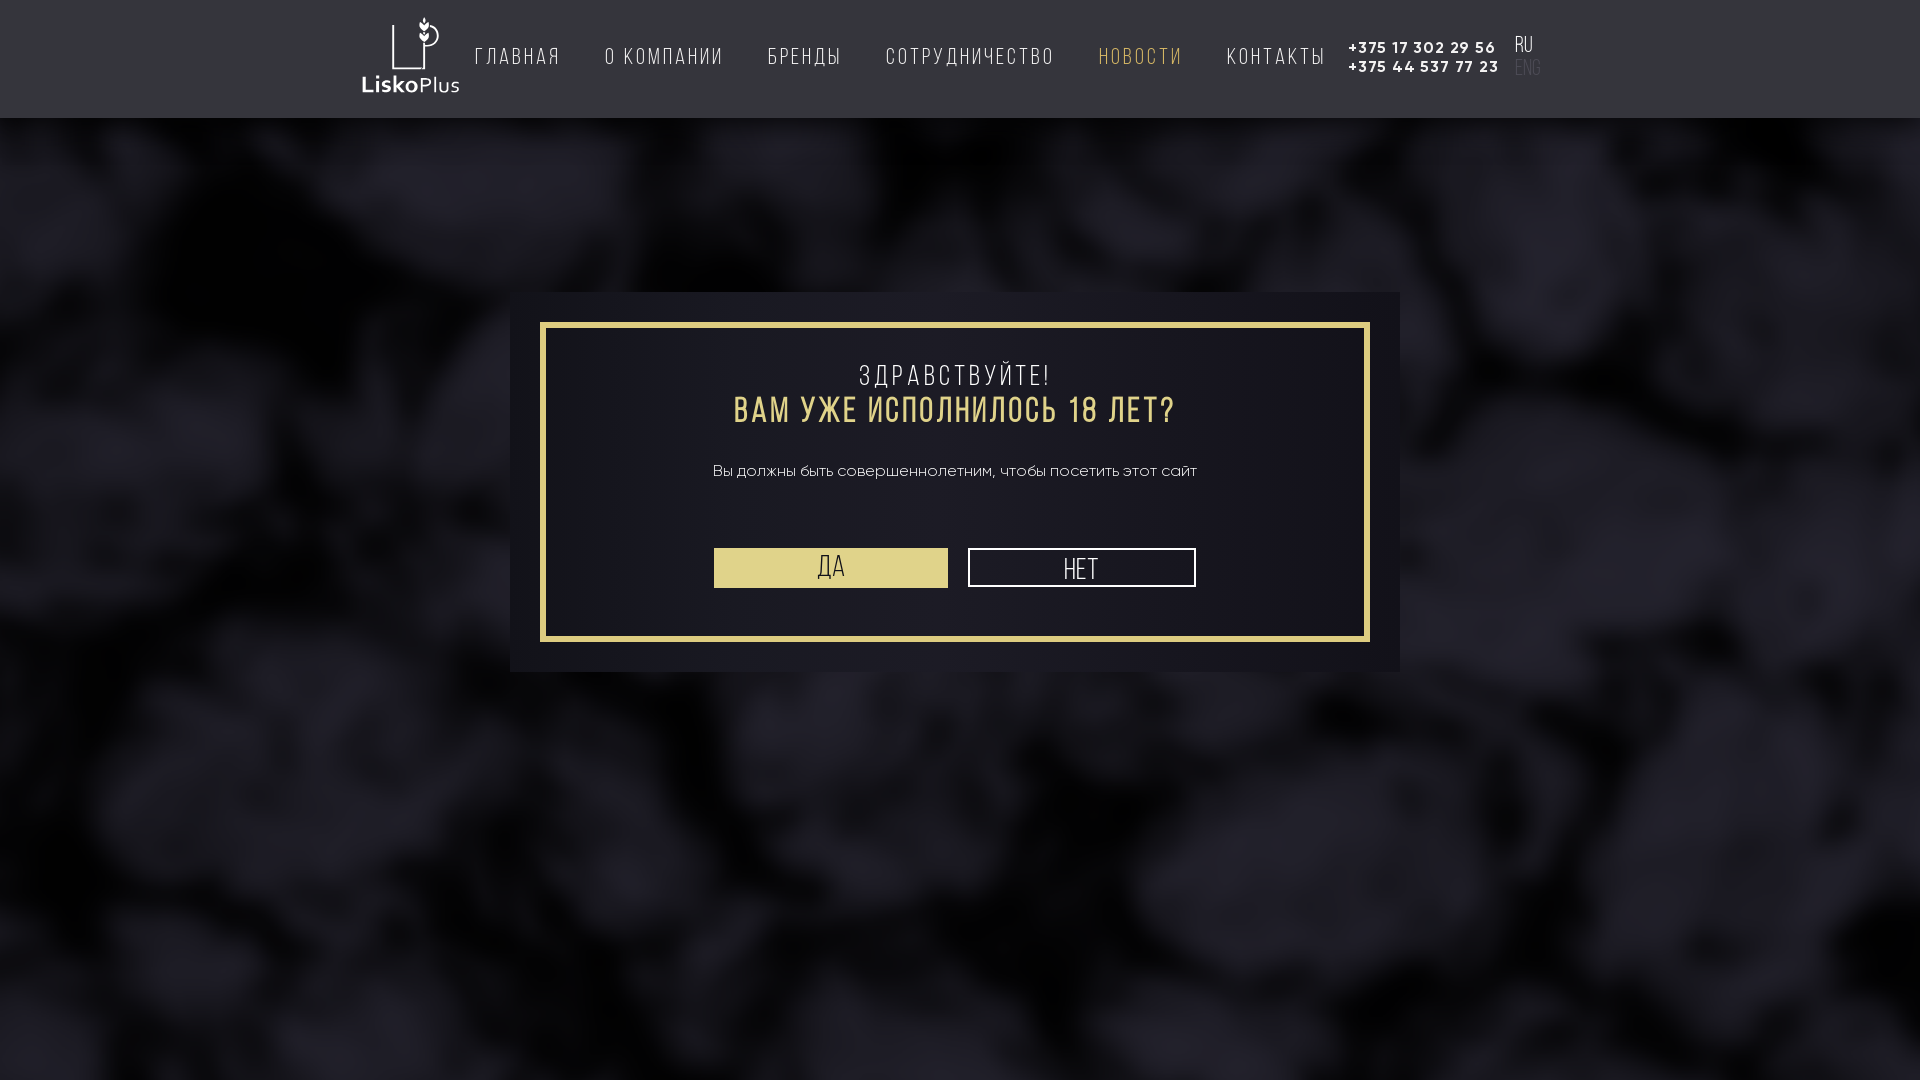 Image resolution: width=1920 pixels, height=1080 pixels. What do you see at coordinates (1763, 79) in the screenshot?
I see `'ENG'` at bounding box center [1763, 79].